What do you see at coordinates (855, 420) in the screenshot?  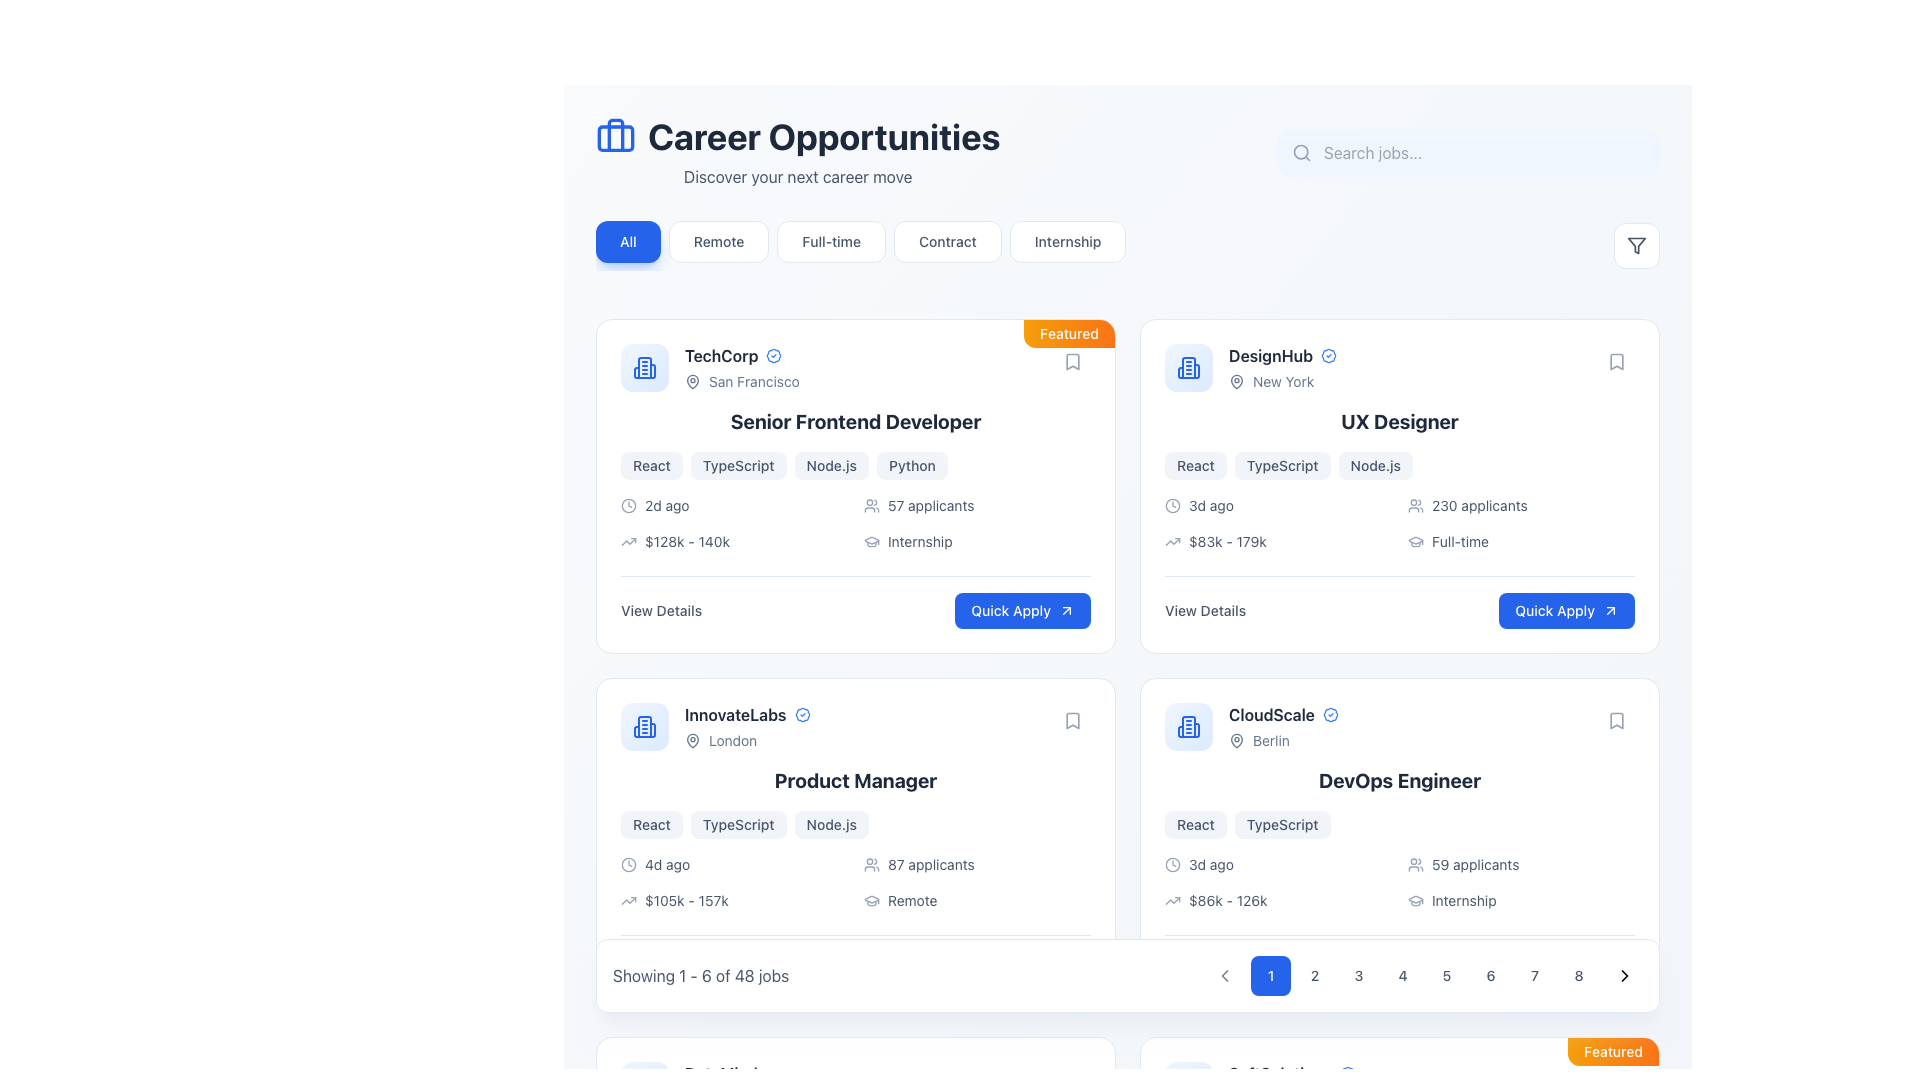 I see `the text label displaying the title 'Senior Frontend Developer', which is styled in a bold font and is the primary focus within the job listing card for 'TechCorp'` at bounding box center [855, 420].